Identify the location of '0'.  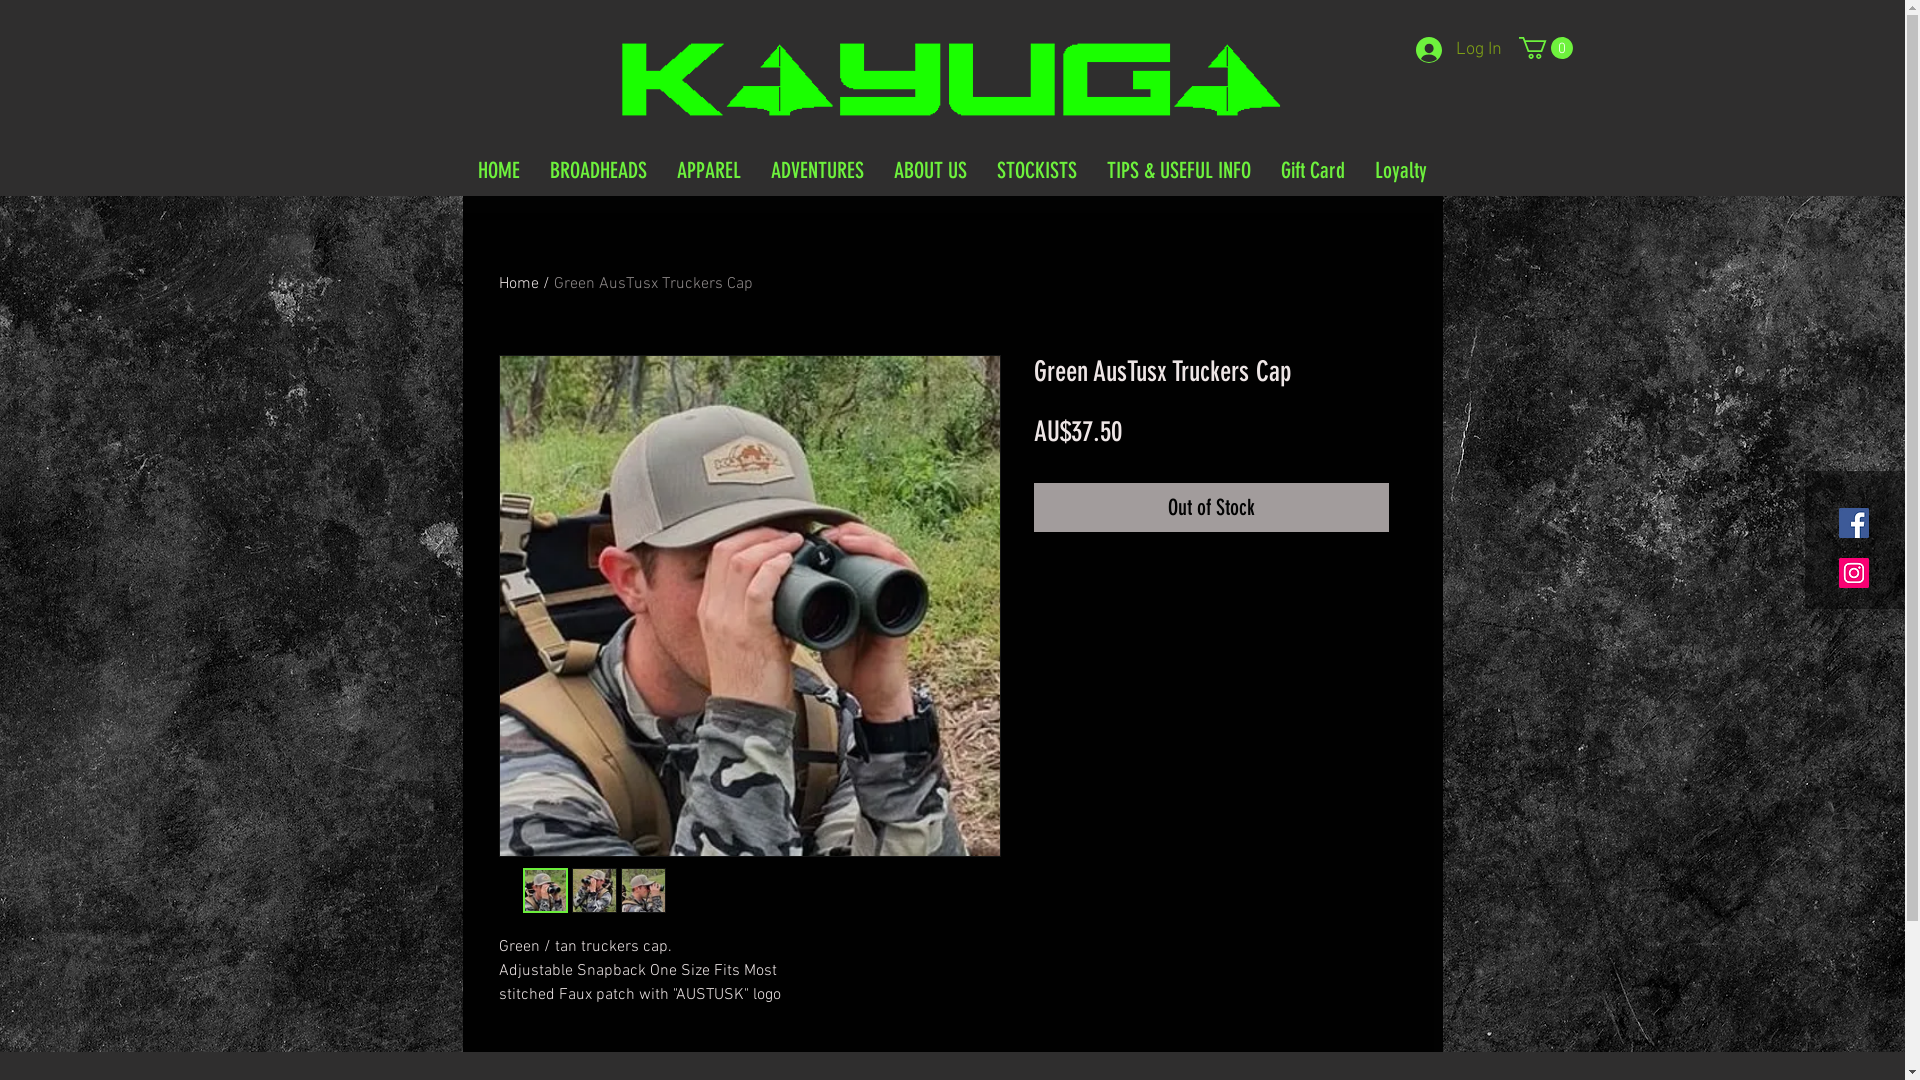
(1544, 46).